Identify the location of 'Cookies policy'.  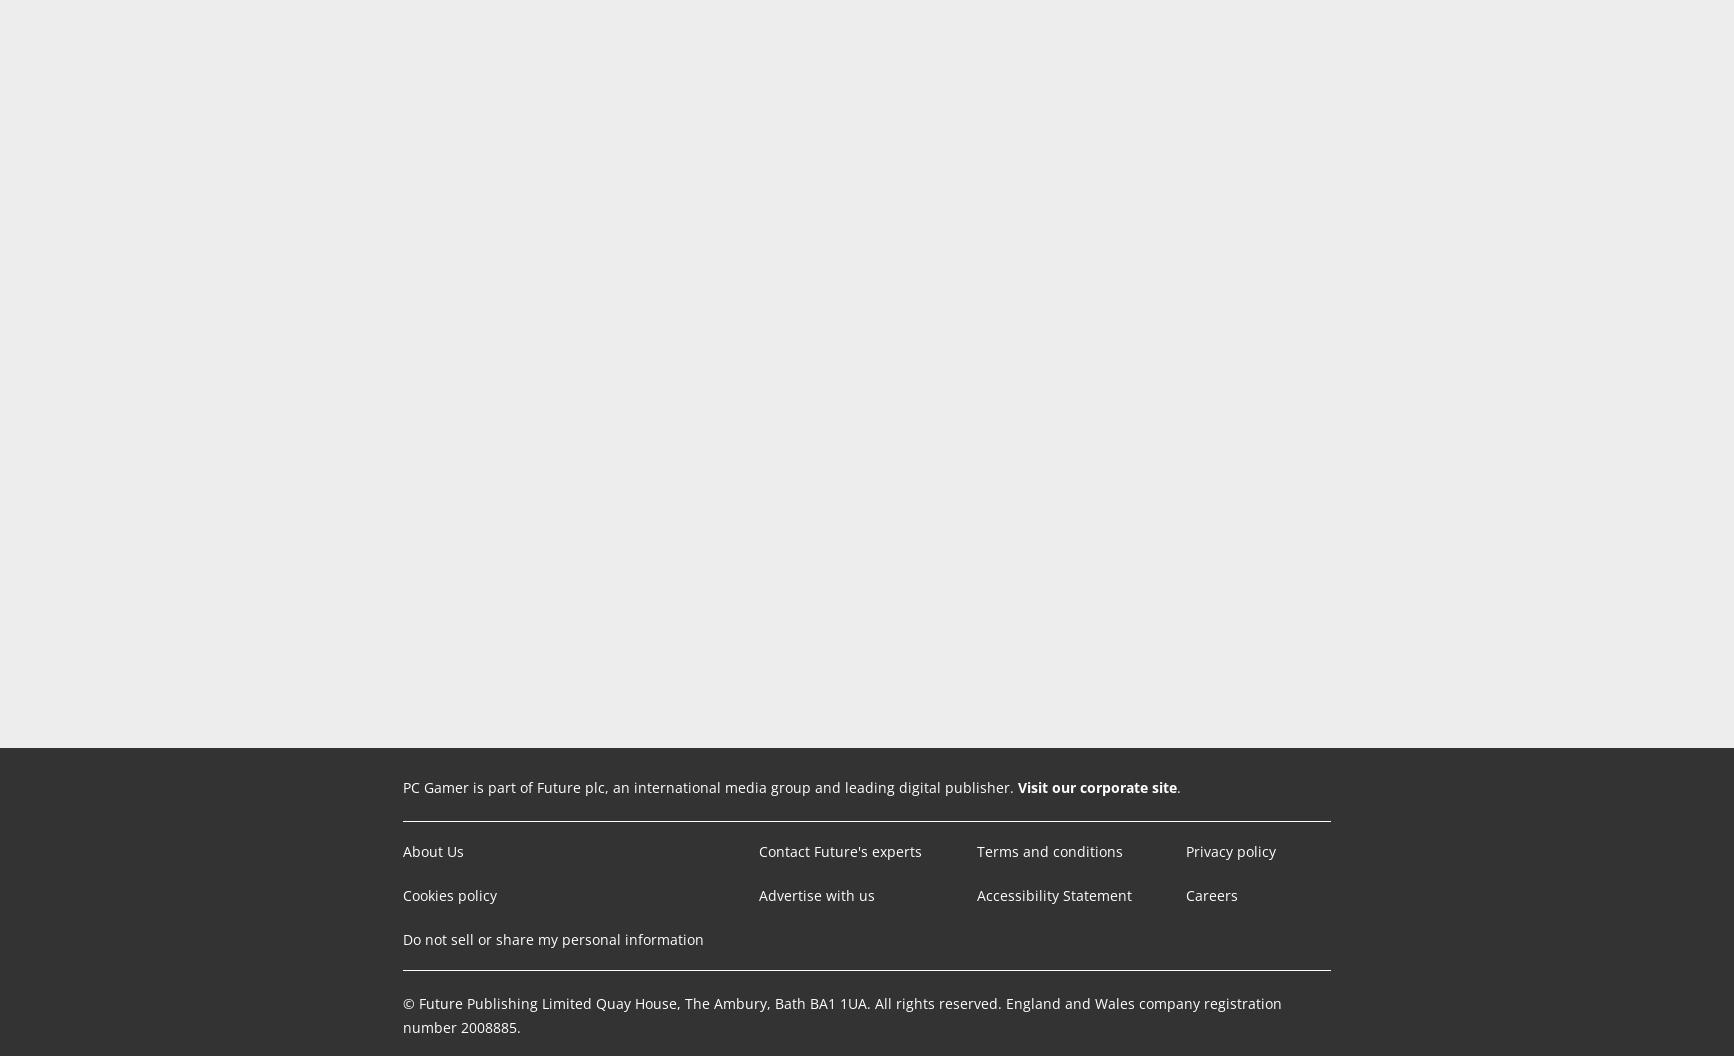
(448, 894).